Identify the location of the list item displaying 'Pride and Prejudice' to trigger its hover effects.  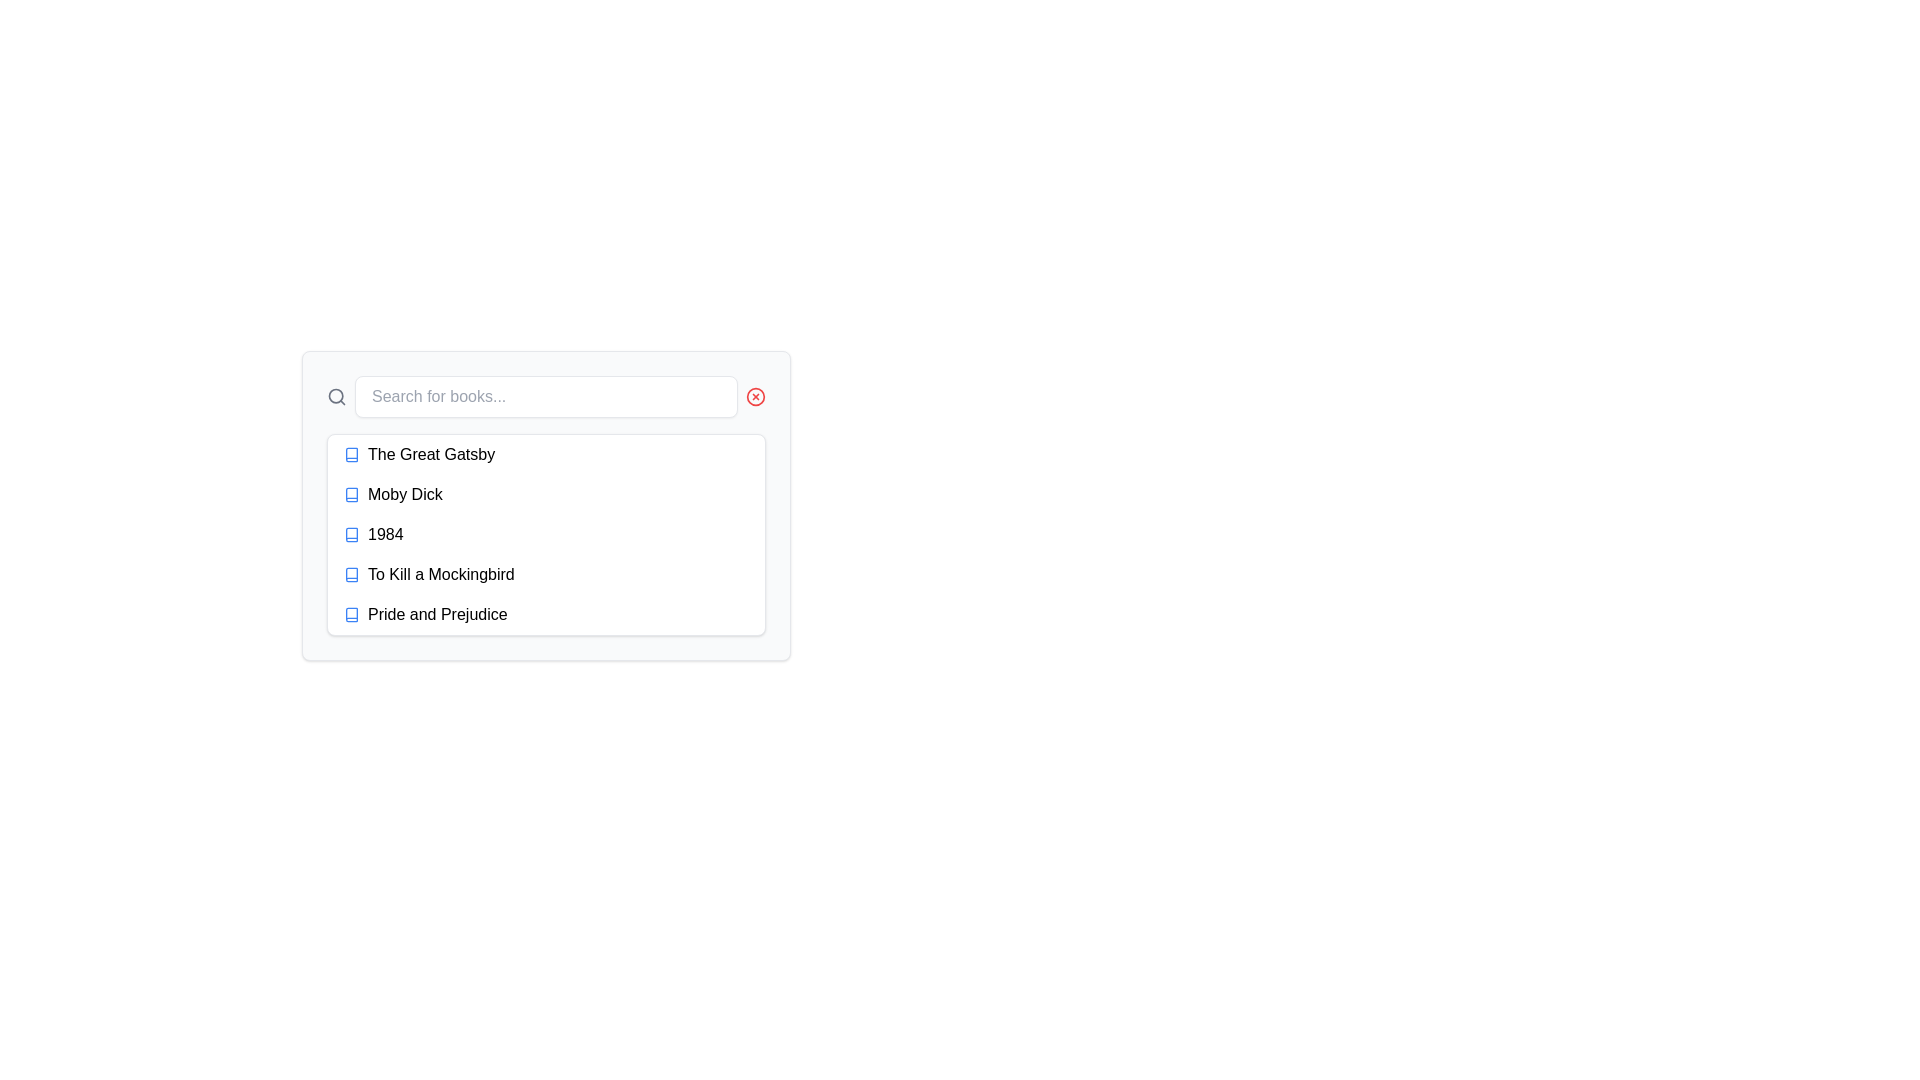
(546, 613).